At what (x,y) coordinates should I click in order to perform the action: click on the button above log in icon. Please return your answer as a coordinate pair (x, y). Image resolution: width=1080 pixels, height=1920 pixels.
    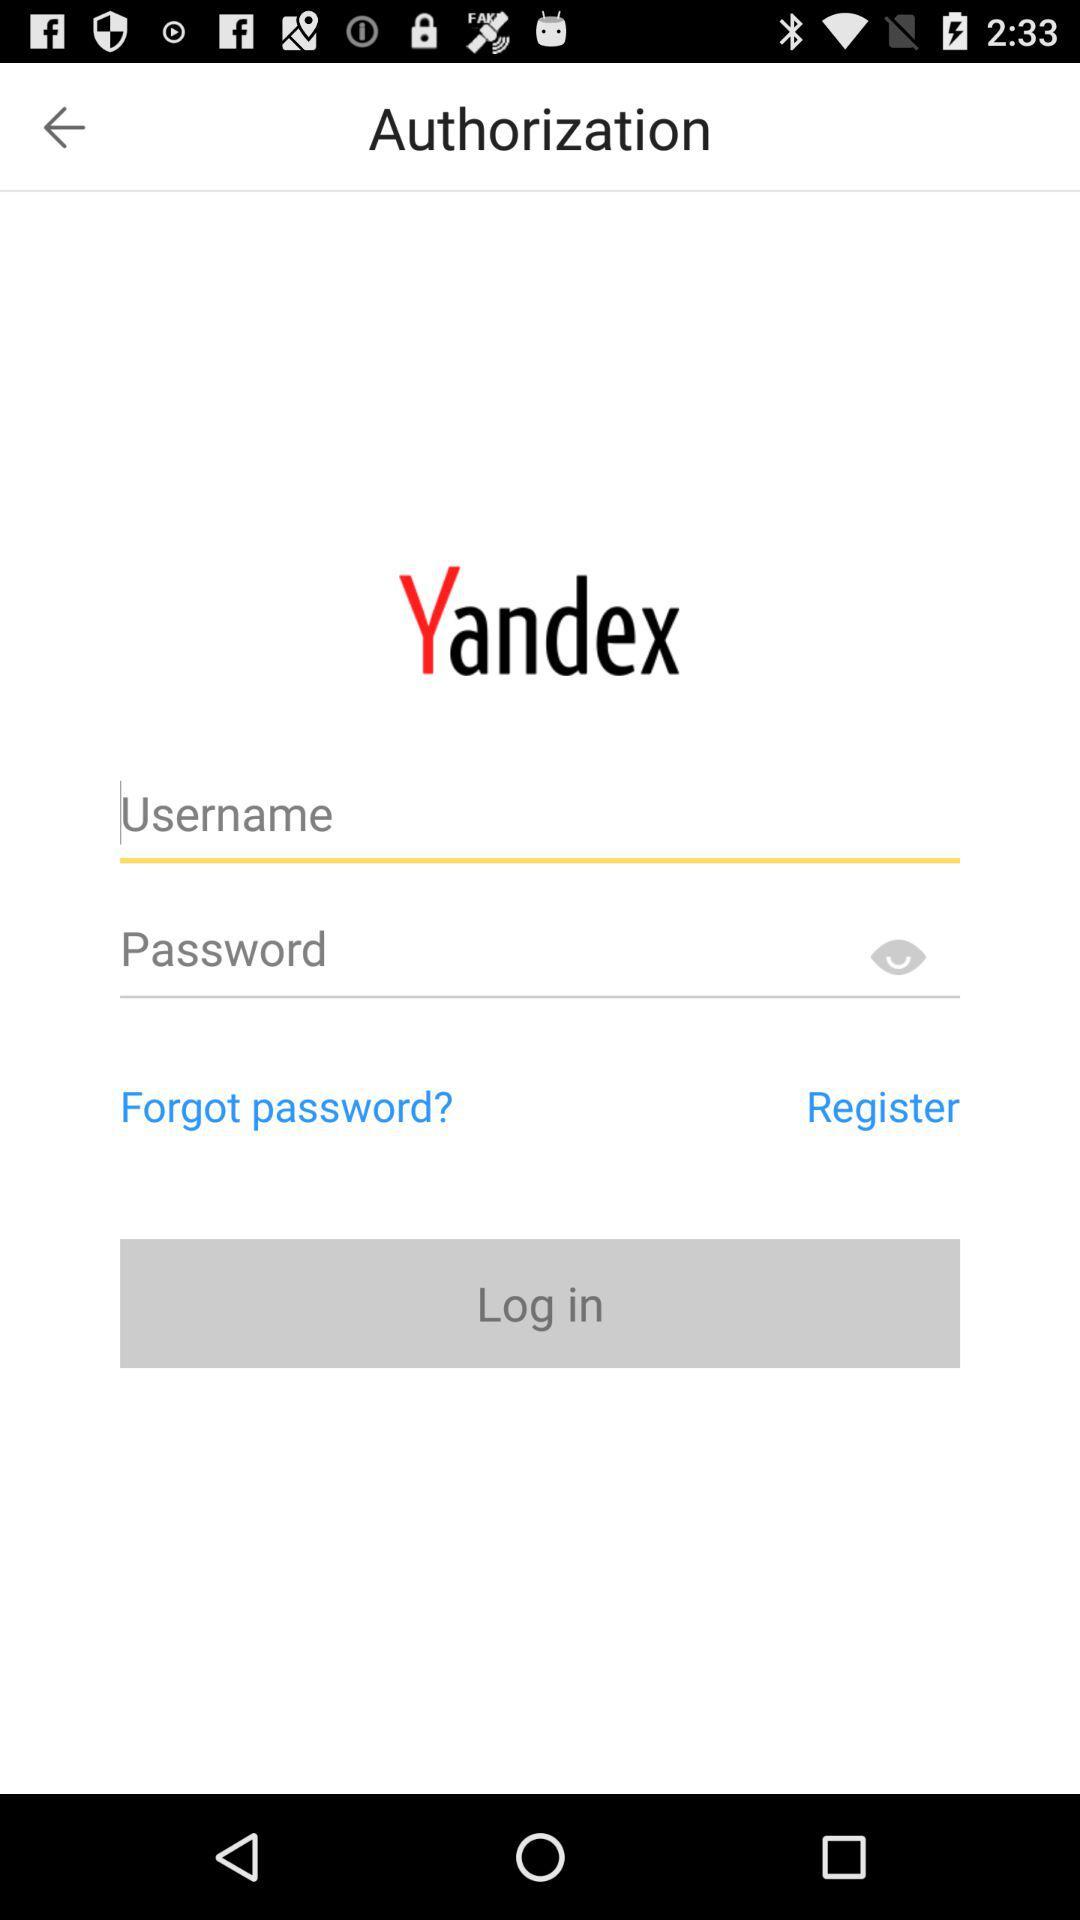
    Looking at the image, I should click on (790, 1104).